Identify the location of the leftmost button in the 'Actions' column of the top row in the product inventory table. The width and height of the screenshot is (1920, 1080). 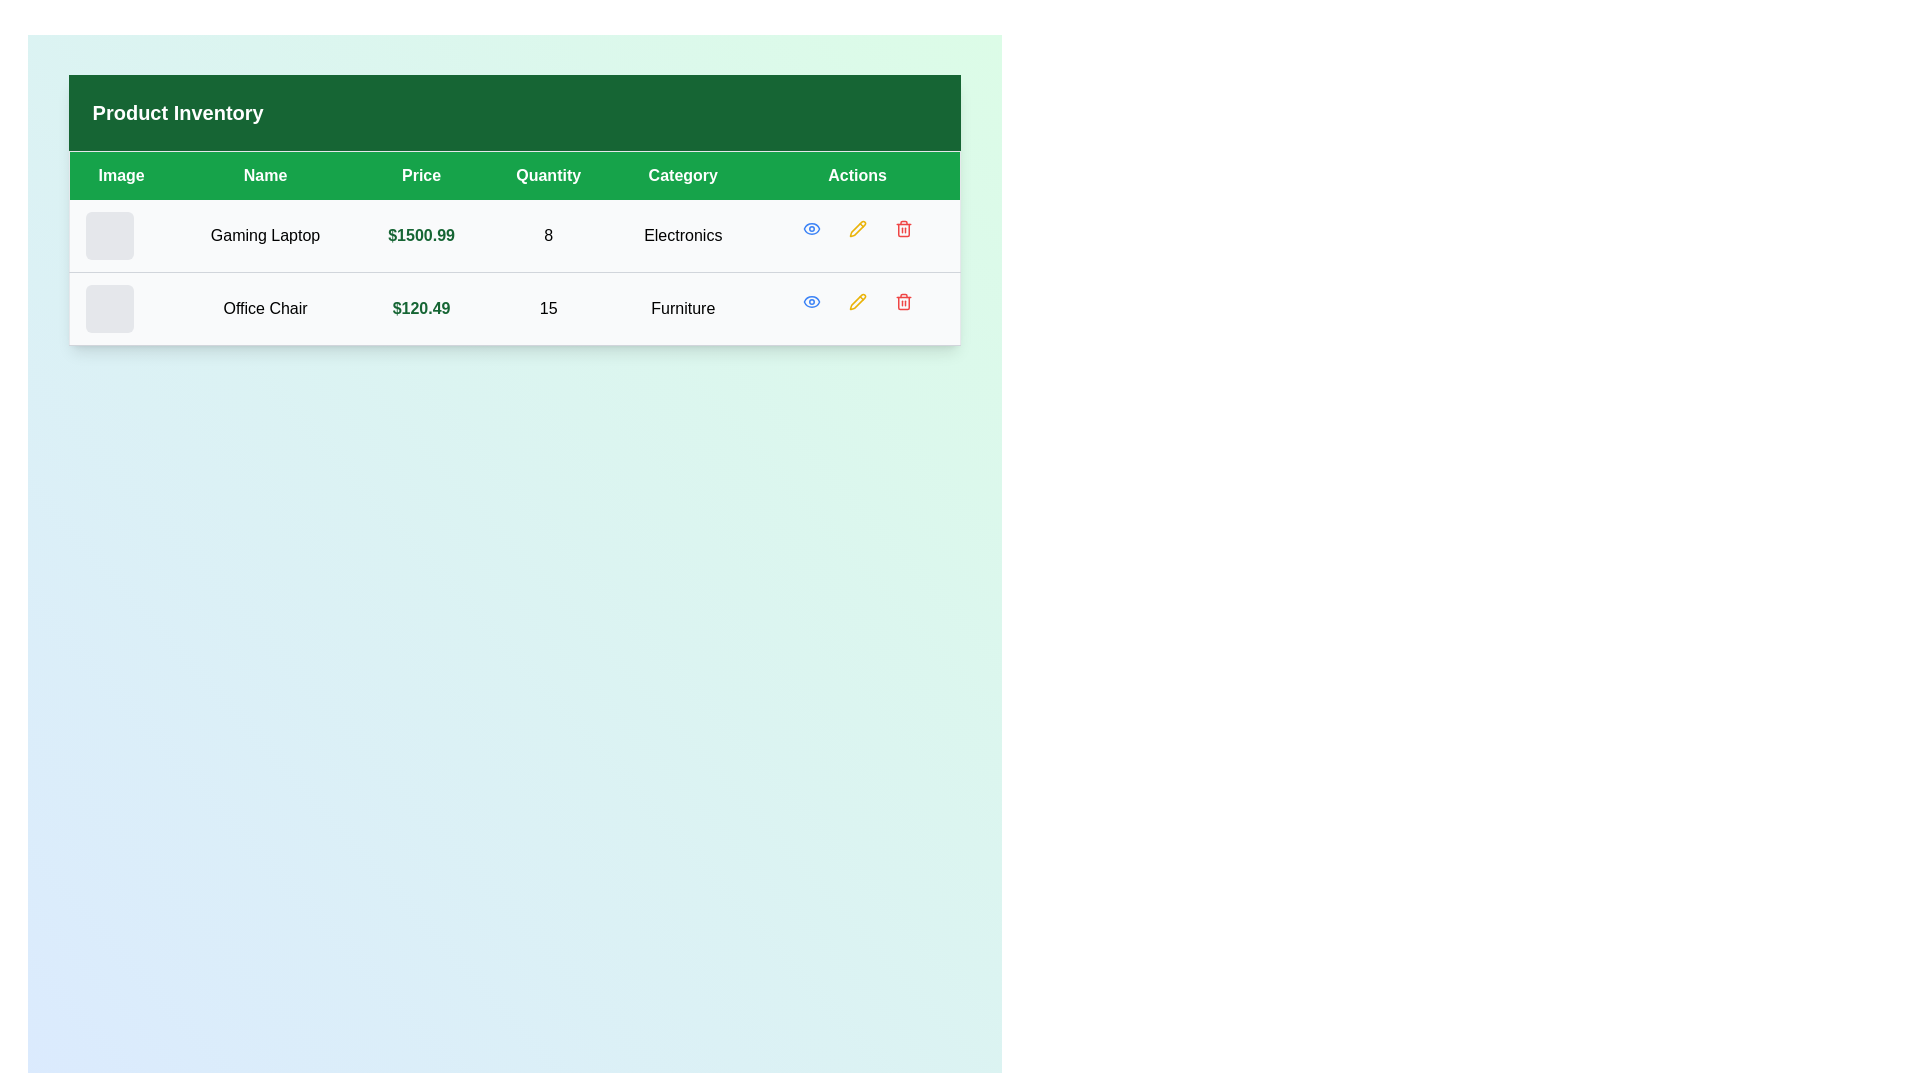
(811, 227).